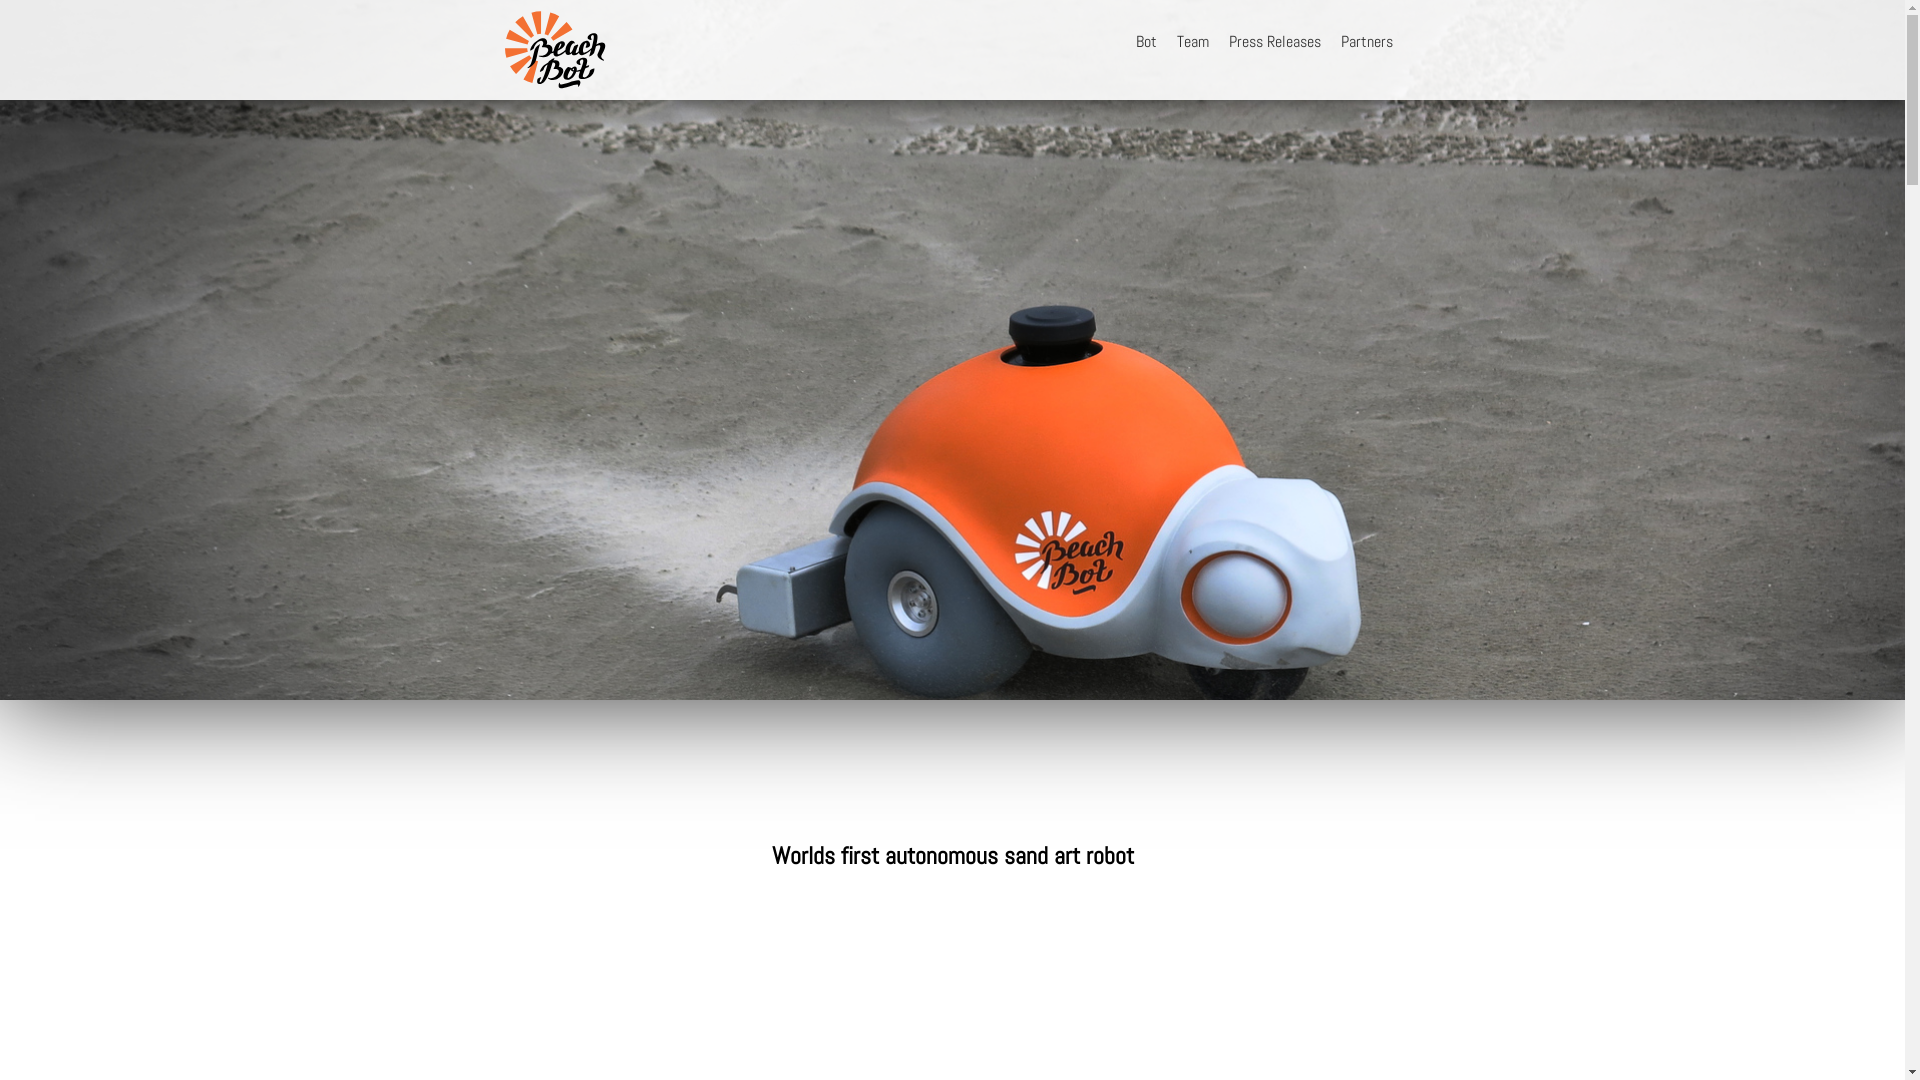 This screenshot has height=1080, width=1920. I want to click on 'Bot', so click(1126, 41).